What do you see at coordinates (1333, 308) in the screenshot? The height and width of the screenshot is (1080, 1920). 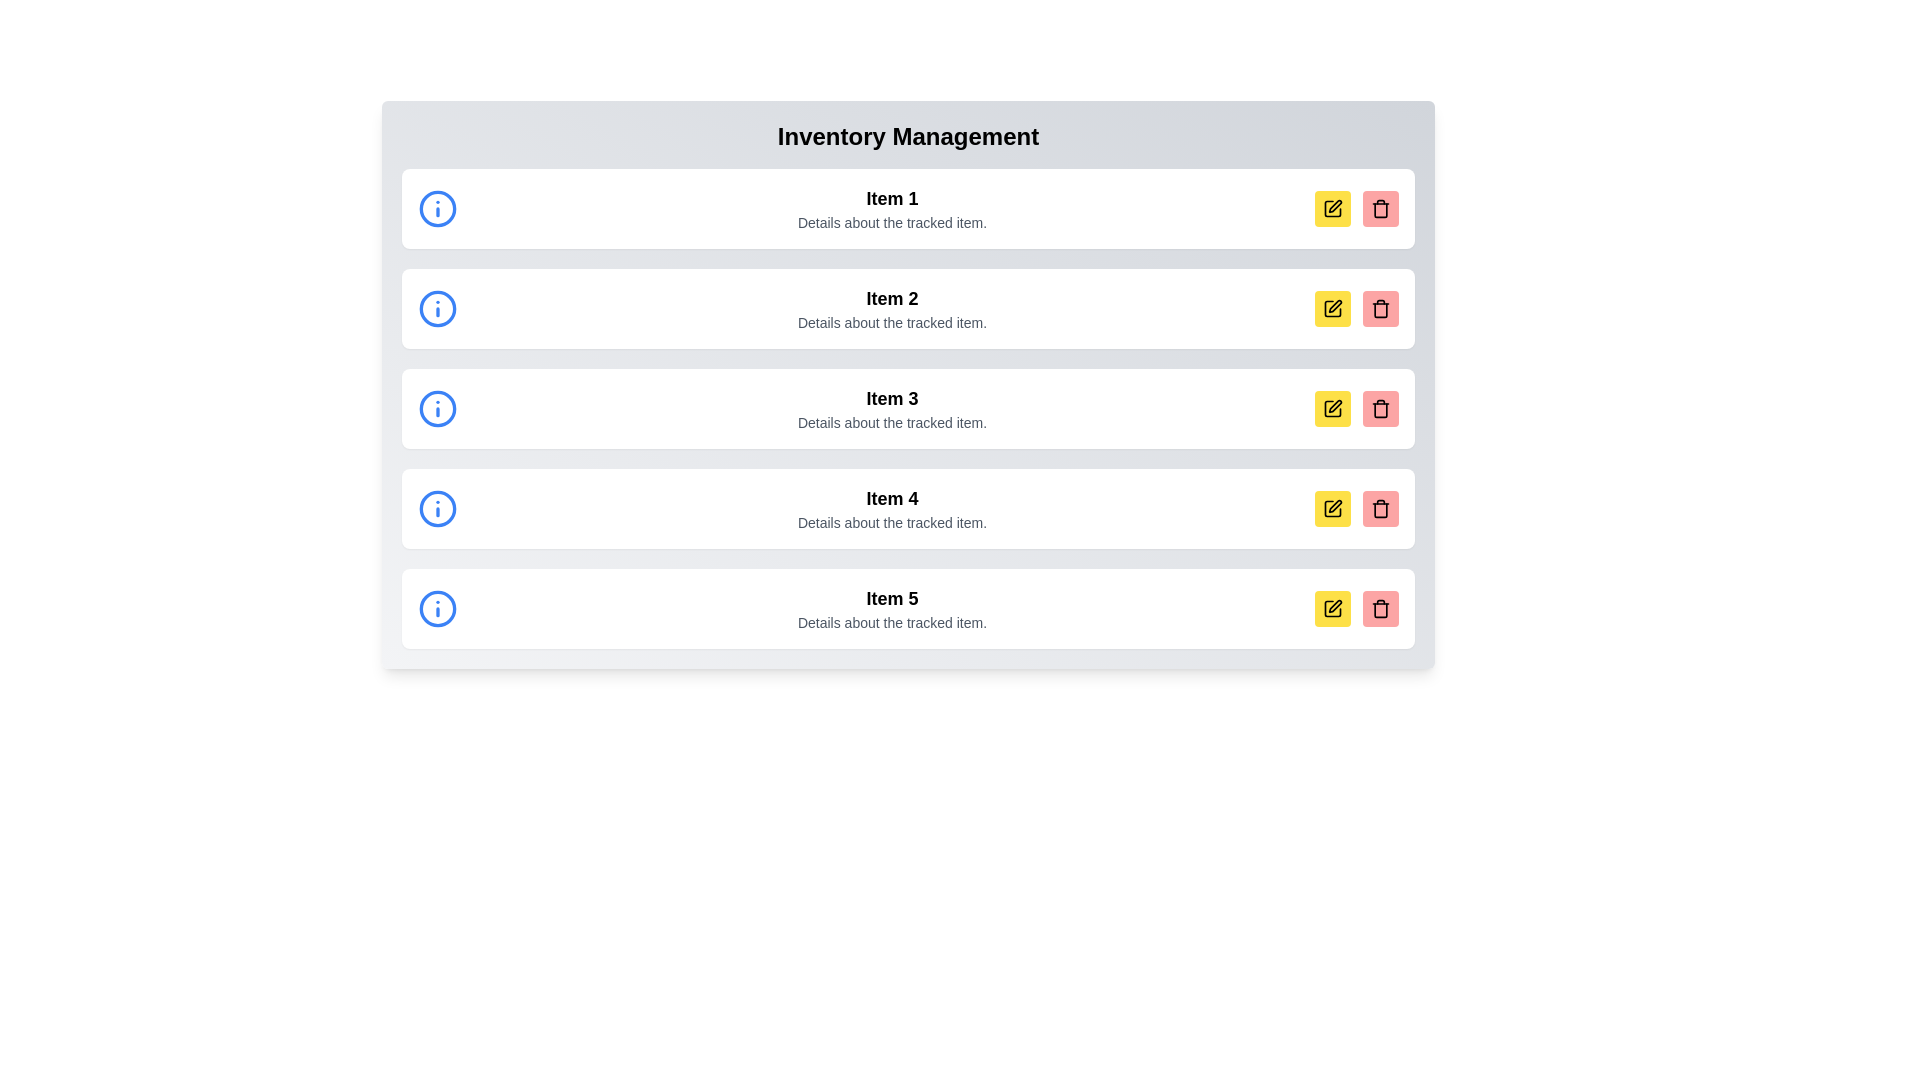 I see `the yellow edit button located at the far right of the list item` at bounding box center [1333, 308].